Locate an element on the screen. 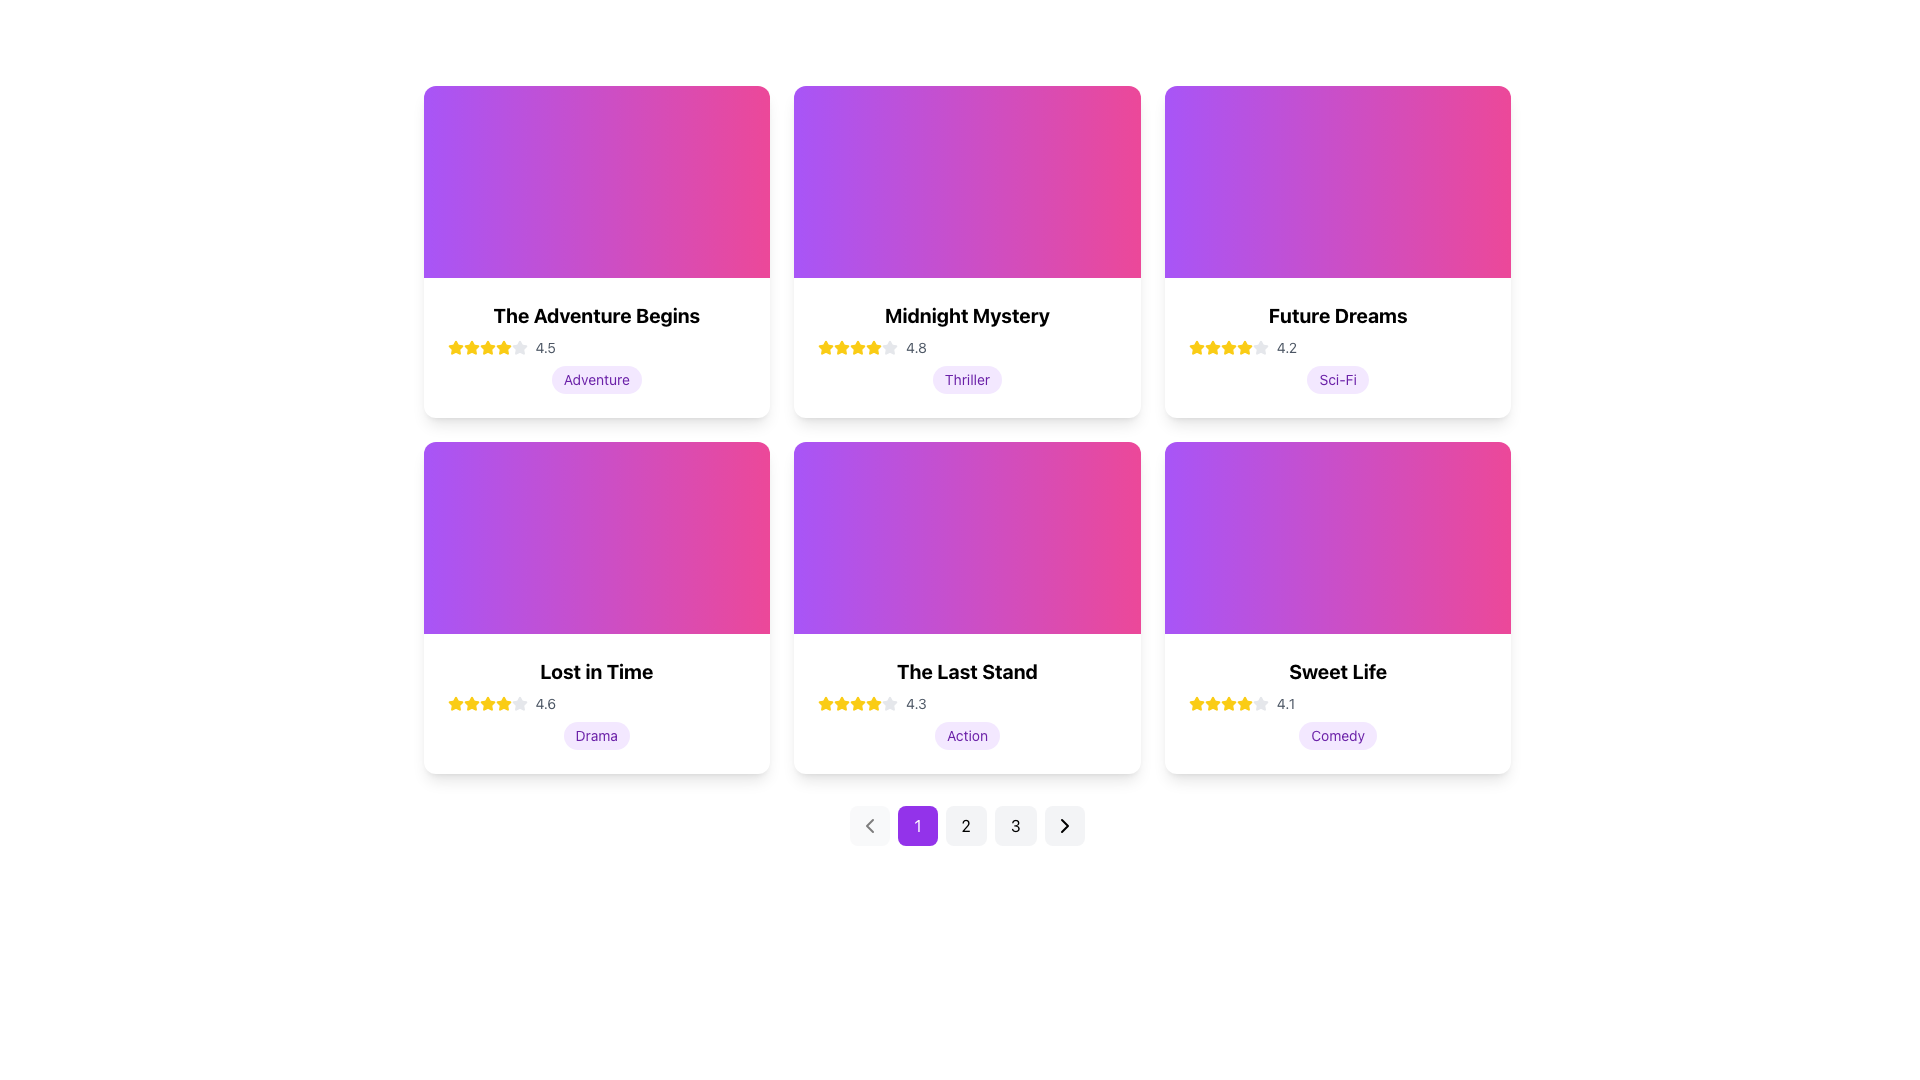 This screenshot has height=1080, width=1920. the third star icon in the five-star rating system below the movie card titled 'The Last Stand' to interact with it, potentially adjusting the rating is located at coordinates (888, 701).